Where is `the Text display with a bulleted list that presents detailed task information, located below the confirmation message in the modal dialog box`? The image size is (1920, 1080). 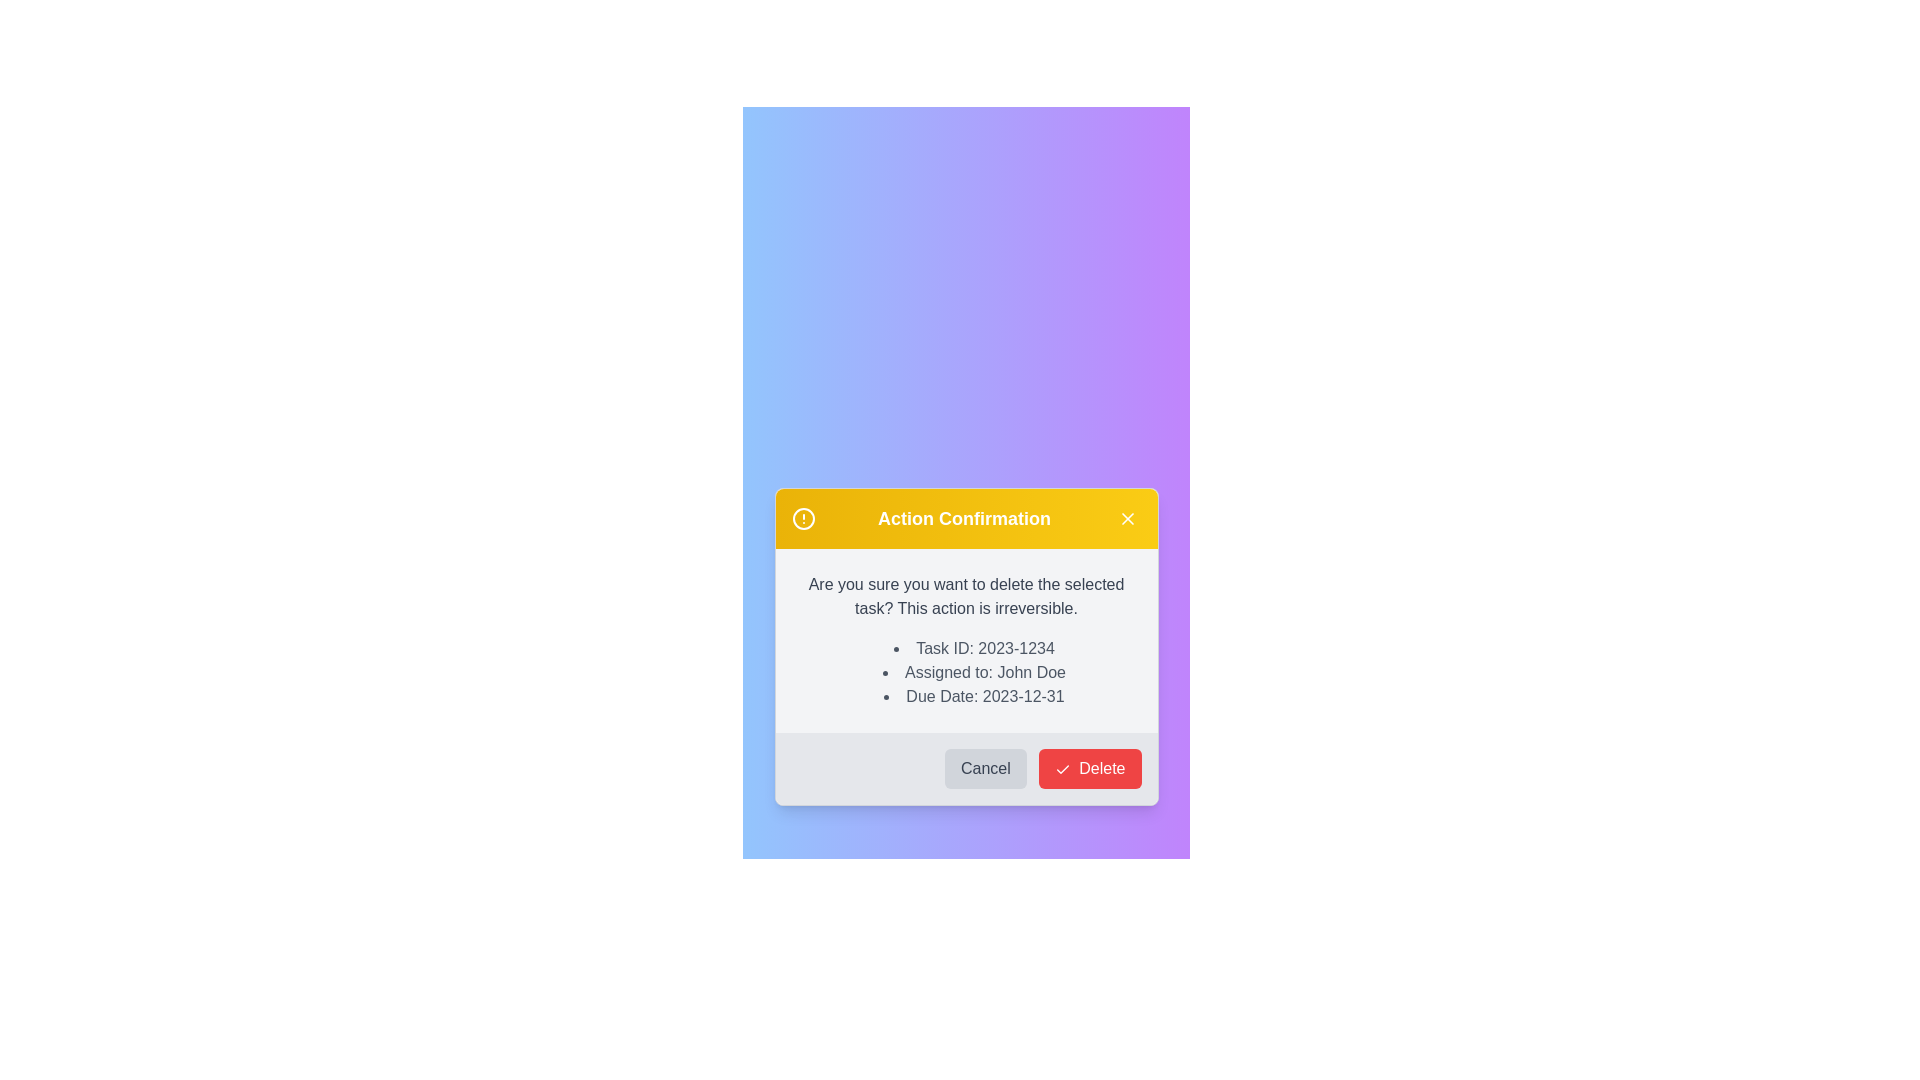
the Text display with a bulleted list that presents detailed task information, located below the confirmation message in the modal dialog box is located at coordinates (966, 672).